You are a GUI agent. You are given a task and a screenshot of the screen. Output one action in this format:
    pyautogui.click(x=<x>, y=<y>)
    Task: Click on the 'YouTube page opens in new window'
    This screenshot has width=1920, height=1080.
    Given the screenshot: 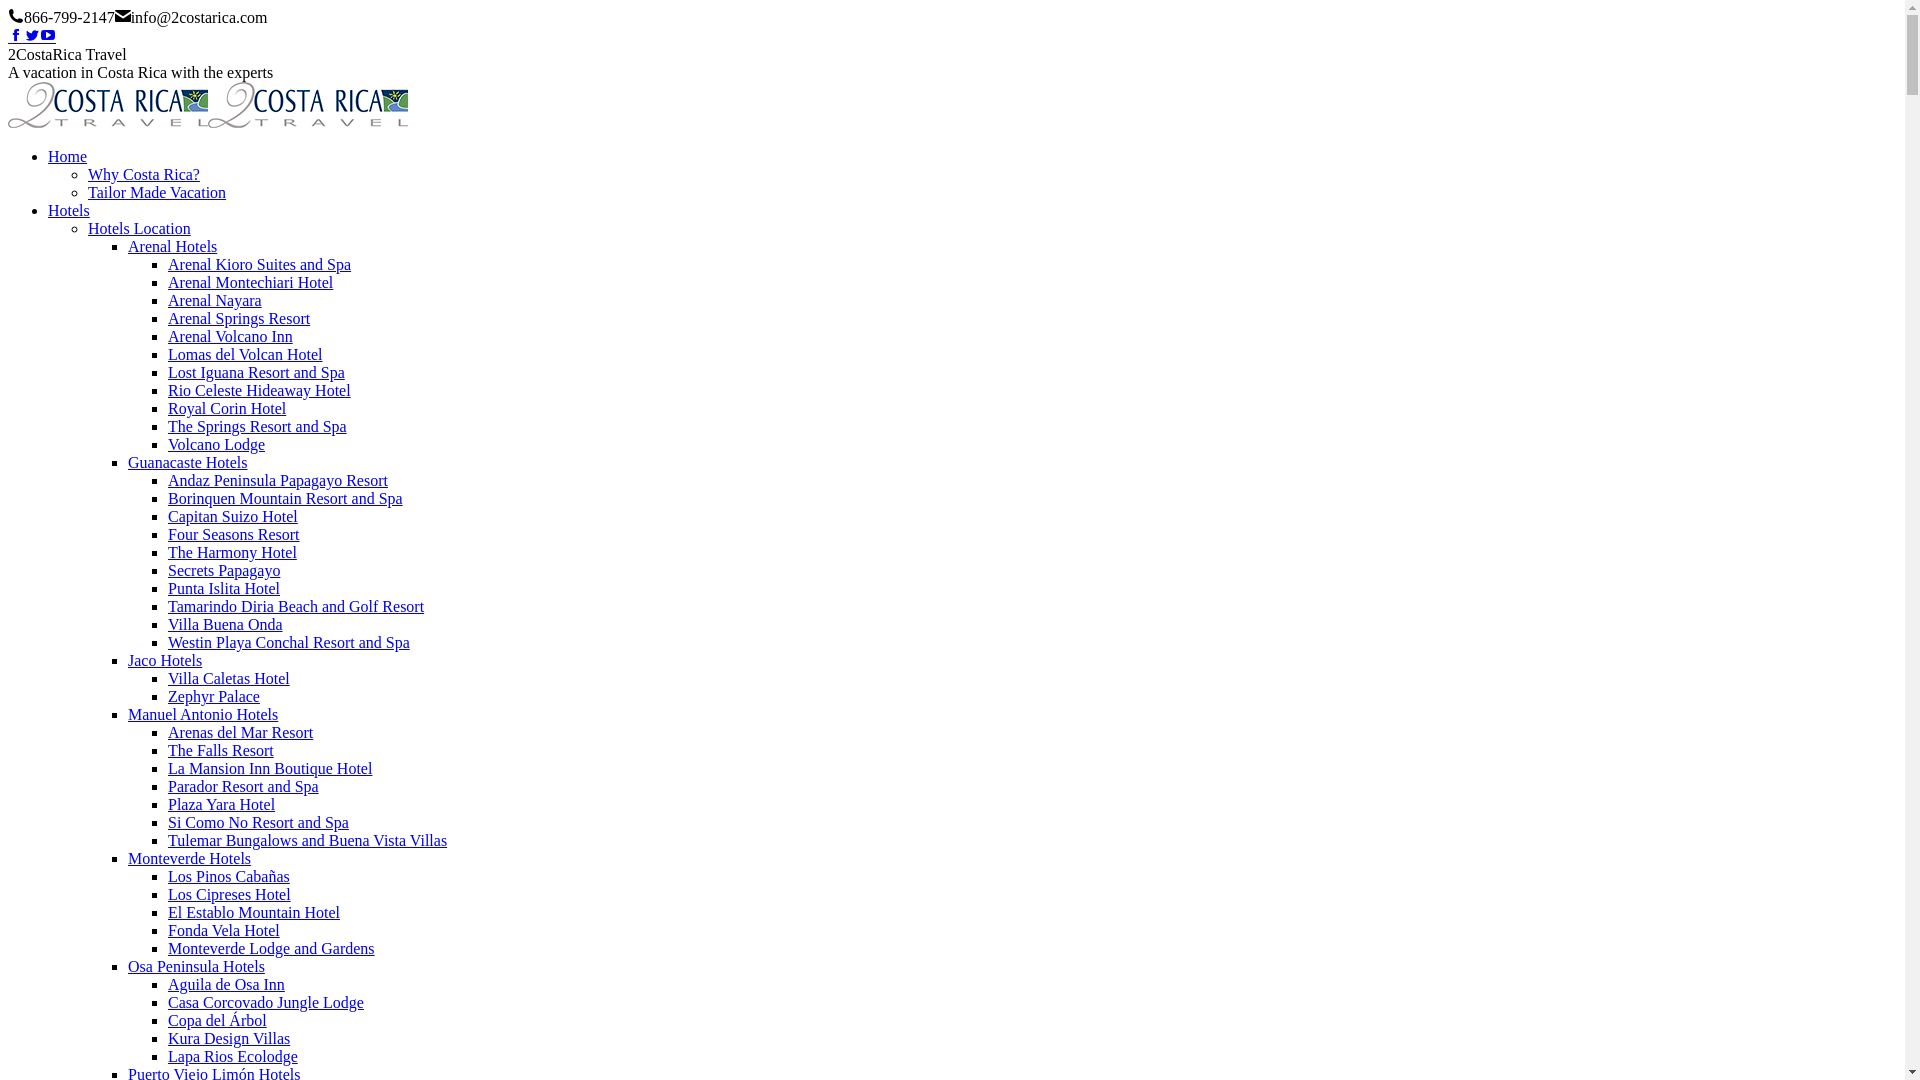 What is the action you would take?
    pyautogui.click(x=48, y=36)
    